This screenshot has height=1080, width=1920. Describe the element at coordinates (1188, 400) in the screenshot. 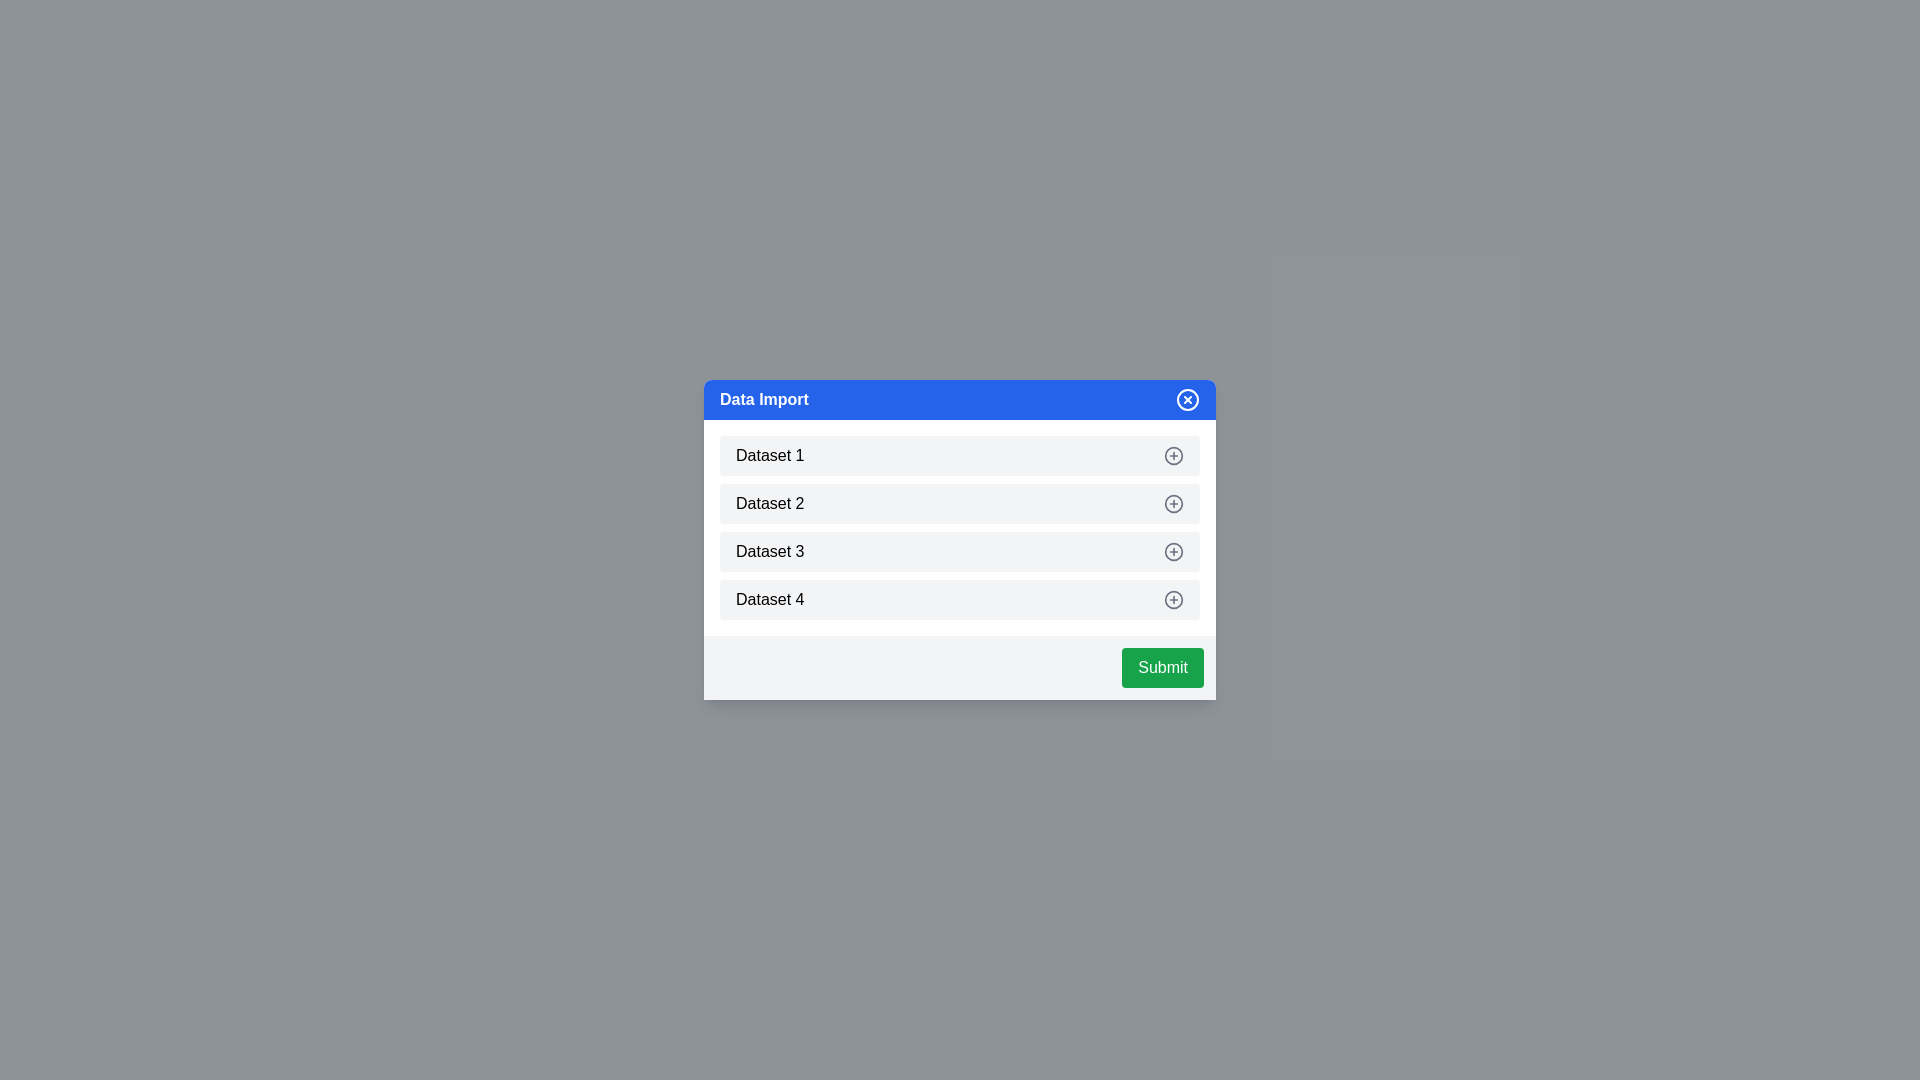

I see `the close button to dismiss the dialog` at that location.